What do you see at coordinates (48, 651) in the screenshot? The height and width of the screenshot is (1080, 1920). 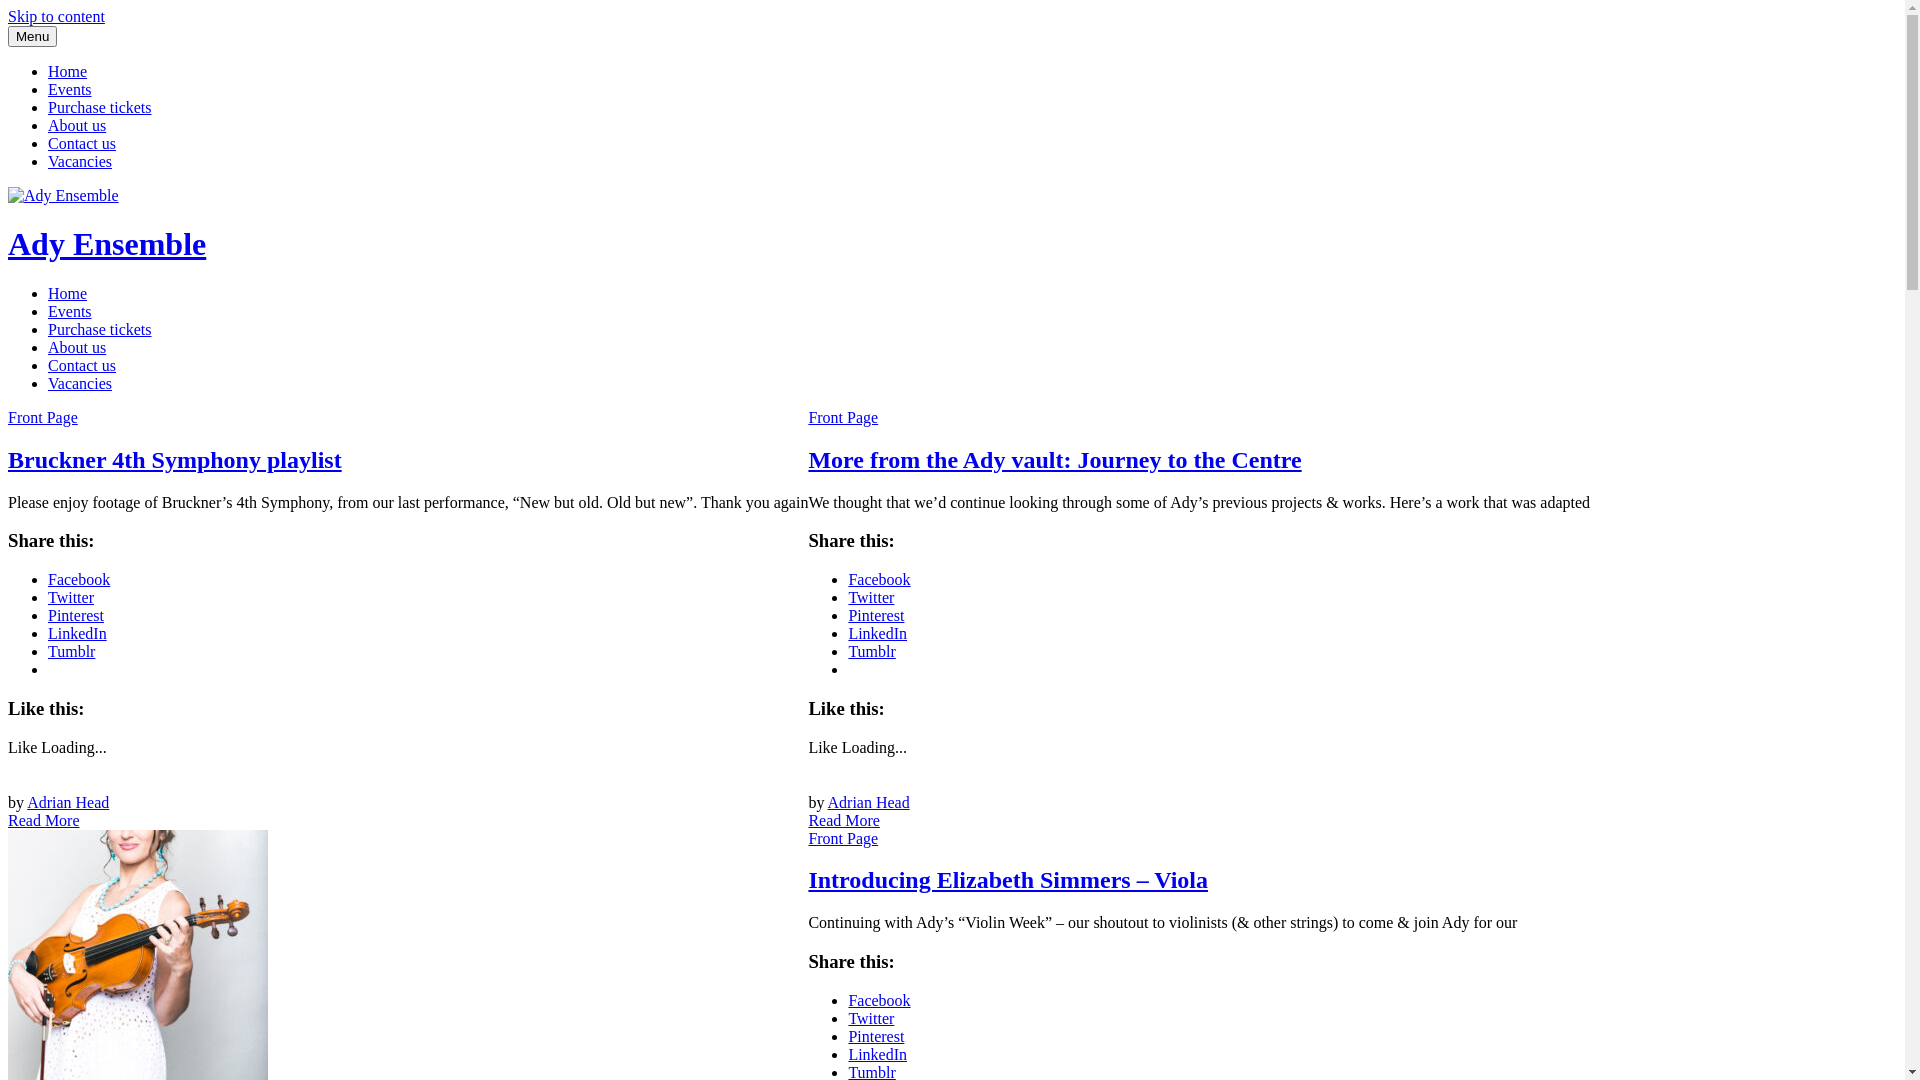 I see `'Tumblr'` at bounding box center [48, 651].